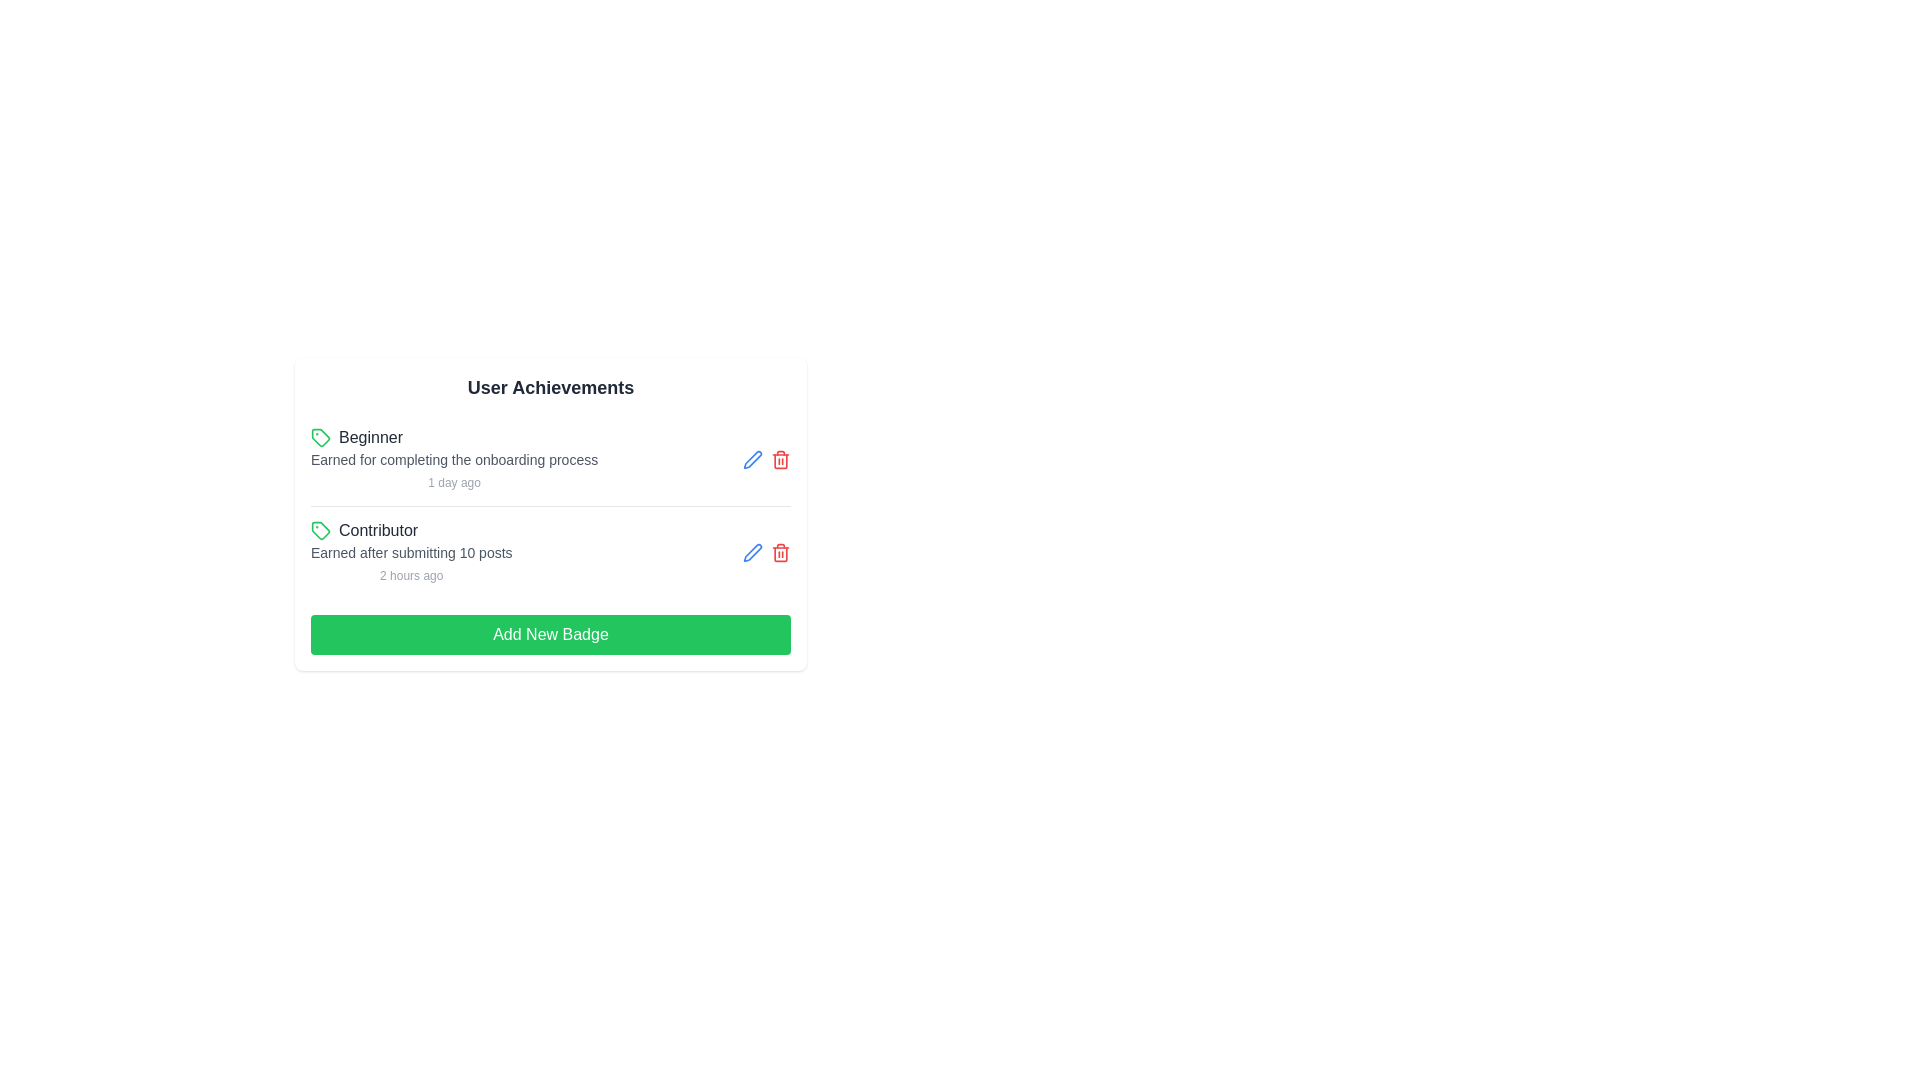 The width and height of the screenshot is (1920, 1080). What do you see at coordinates (410, 575) in the screenshot?
I see `the text label displaying '2 hours ago' located at the bottom-right corner of the 'Contributor' achievement description group` at bounding box center [410, 575].